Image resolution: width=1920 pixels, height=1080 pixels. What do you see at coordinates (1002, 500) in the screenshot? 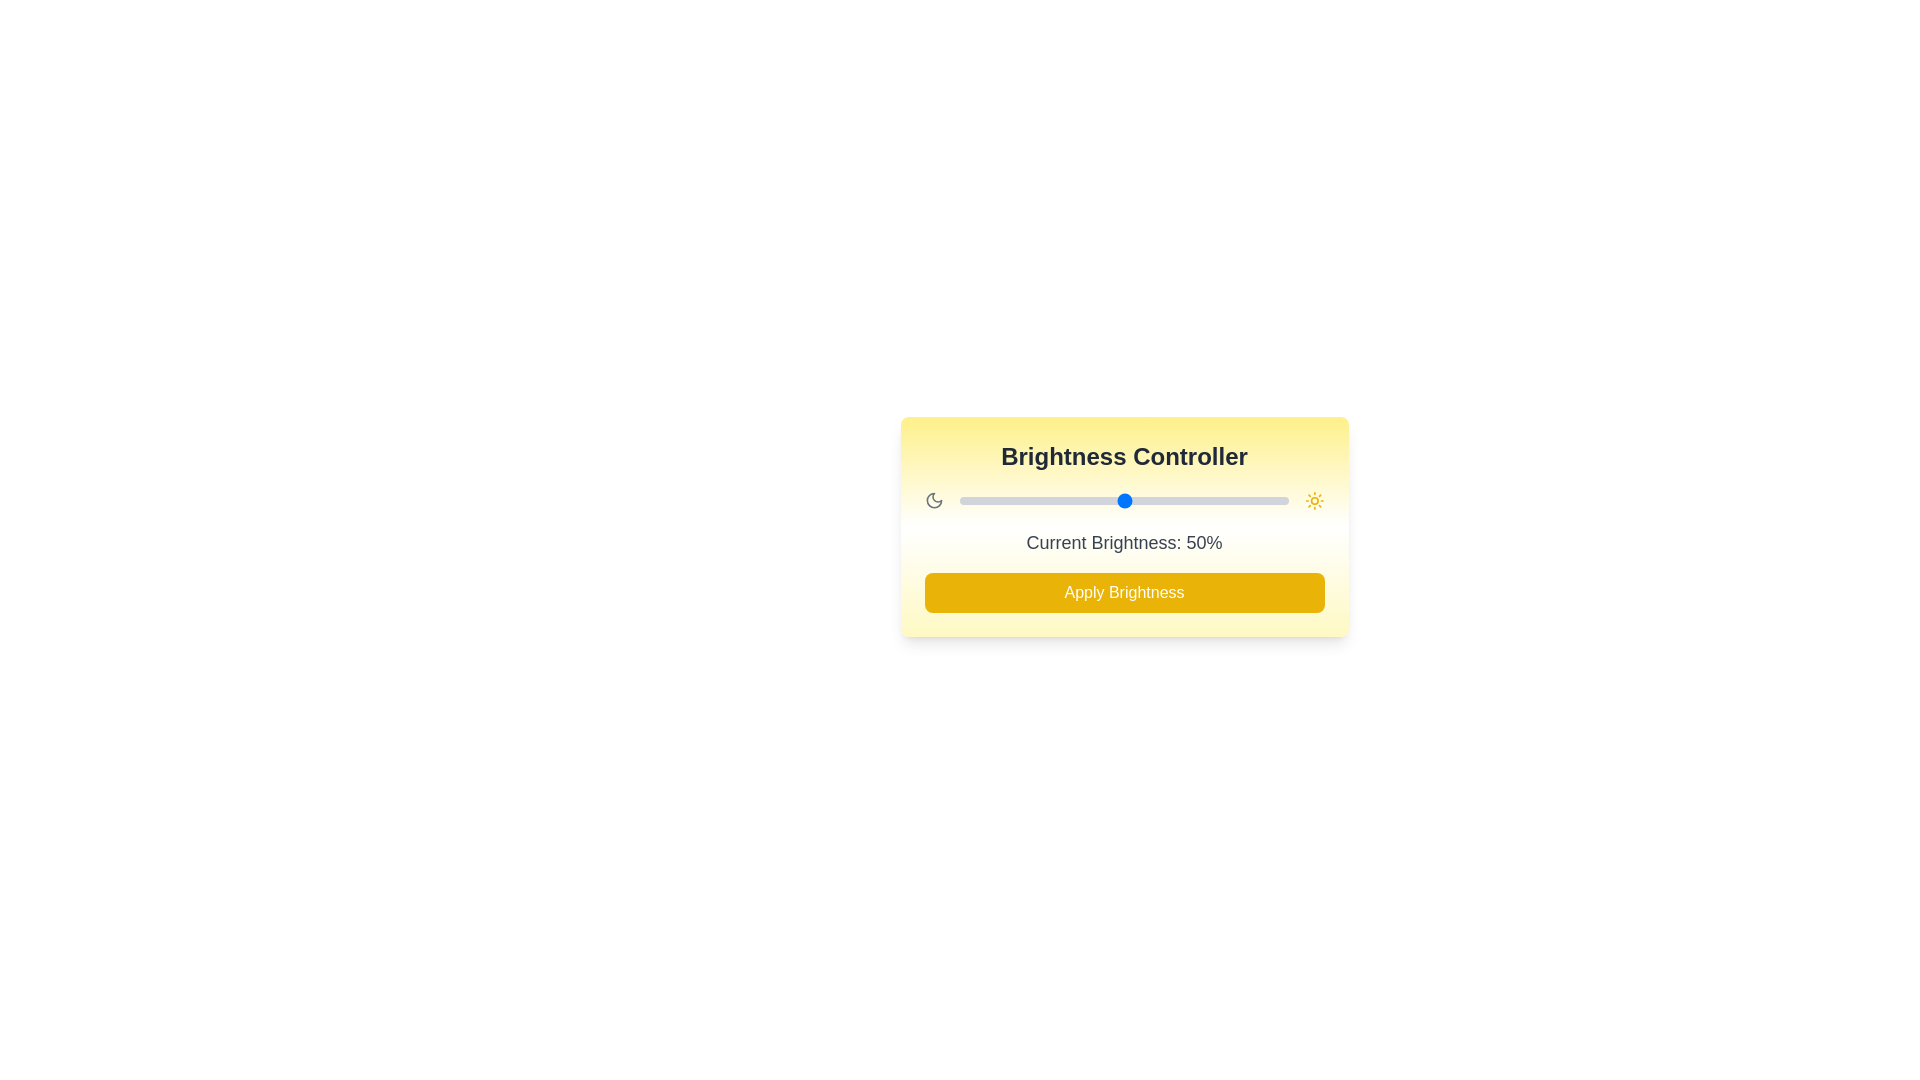
I see `the brightness slider to 13%` at bounding box center [1002, 500].